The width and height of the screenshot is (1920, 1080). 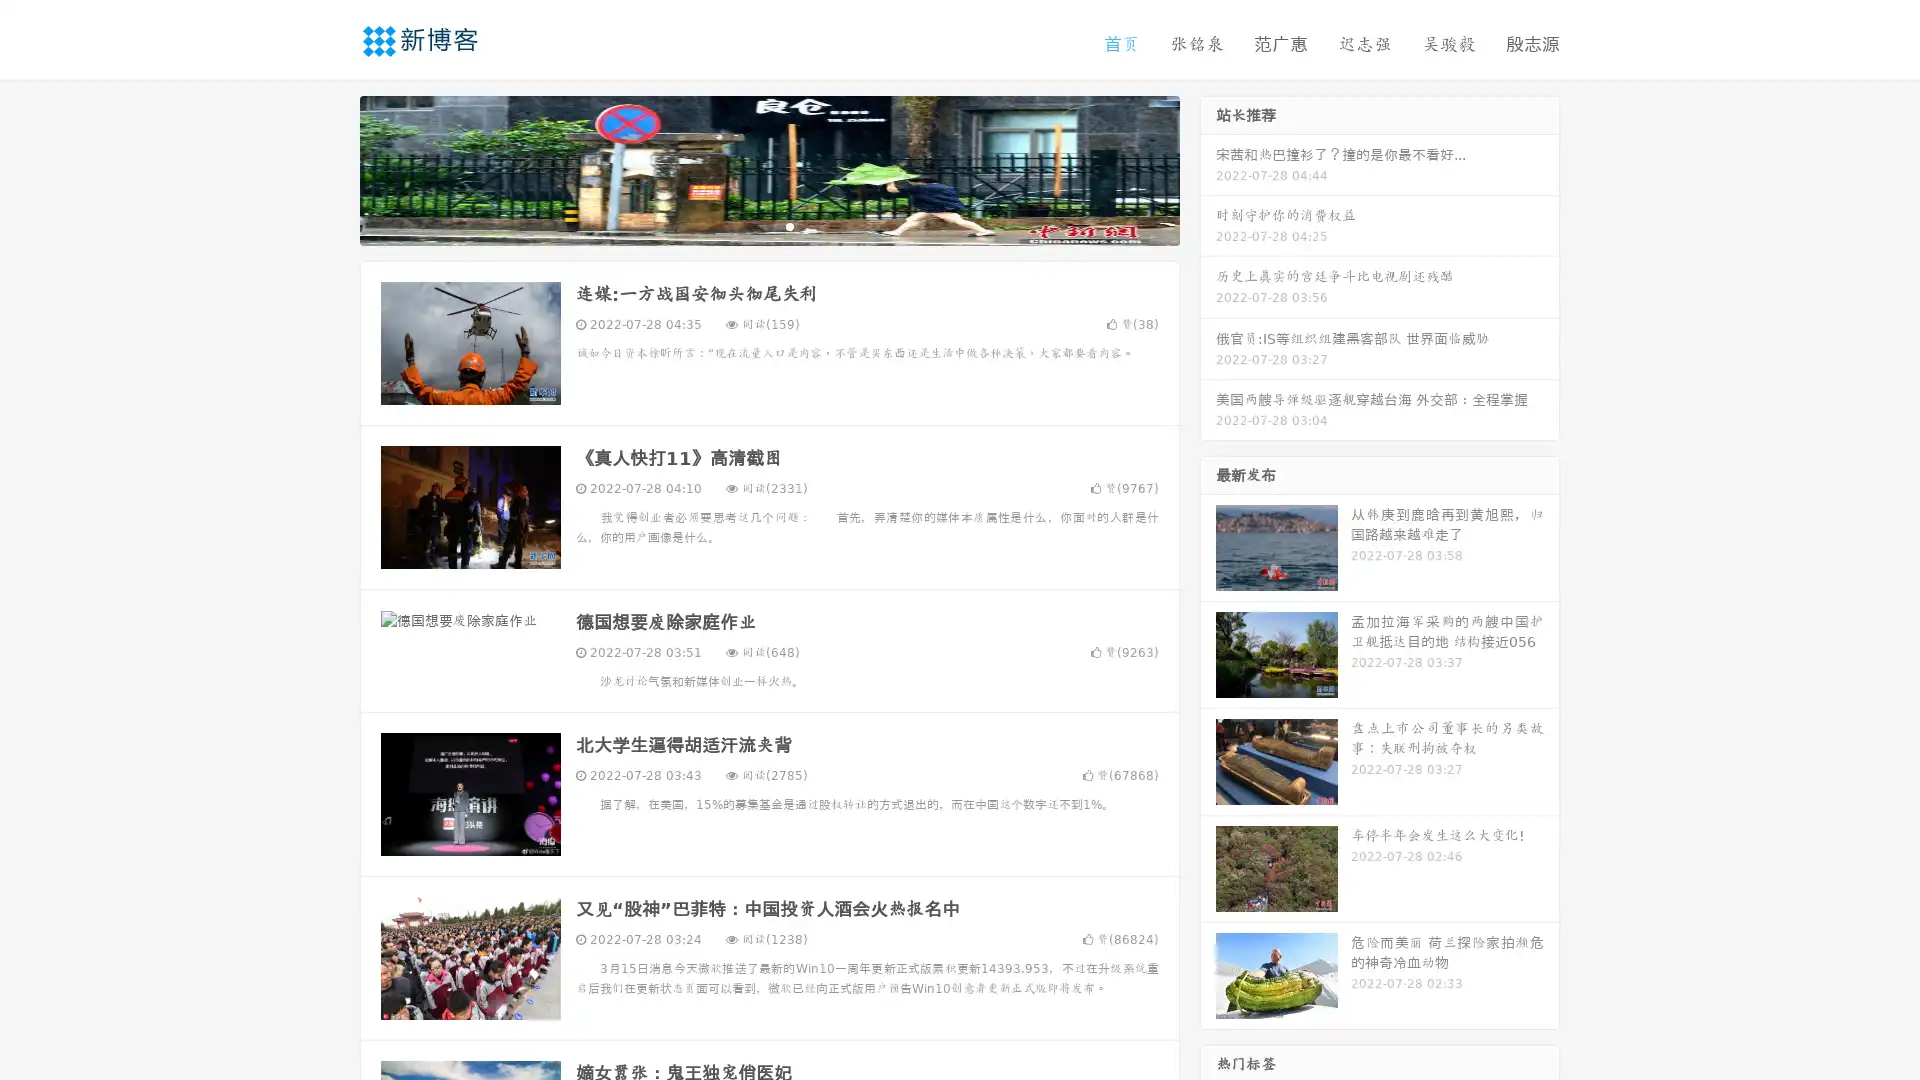 What do you see at coordinates (768, 225) in the screenshot?
I see `Go to slide 2` at bounding box center [768, 225].